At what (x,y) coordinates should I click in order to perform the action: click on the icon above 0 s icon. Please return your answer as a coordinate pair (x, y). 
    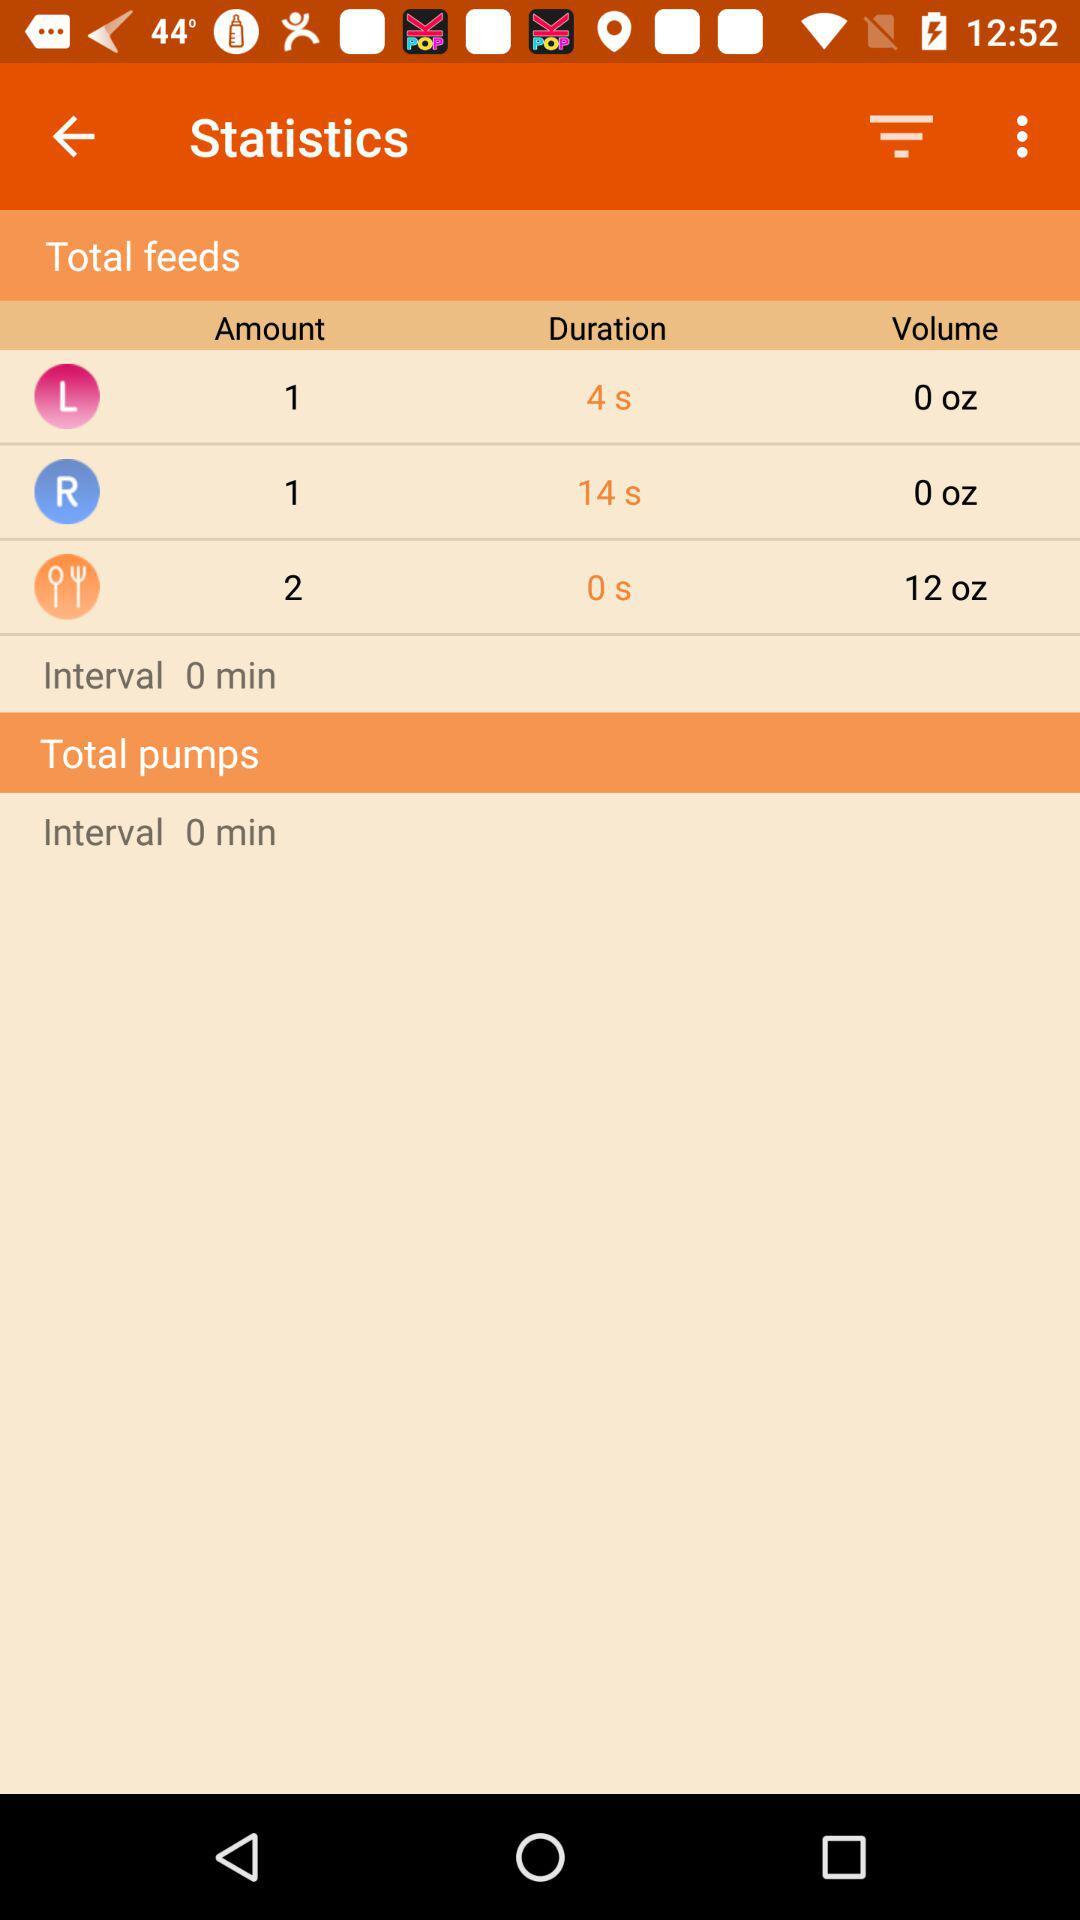
    Looking at the image, I should click on (608, 491).